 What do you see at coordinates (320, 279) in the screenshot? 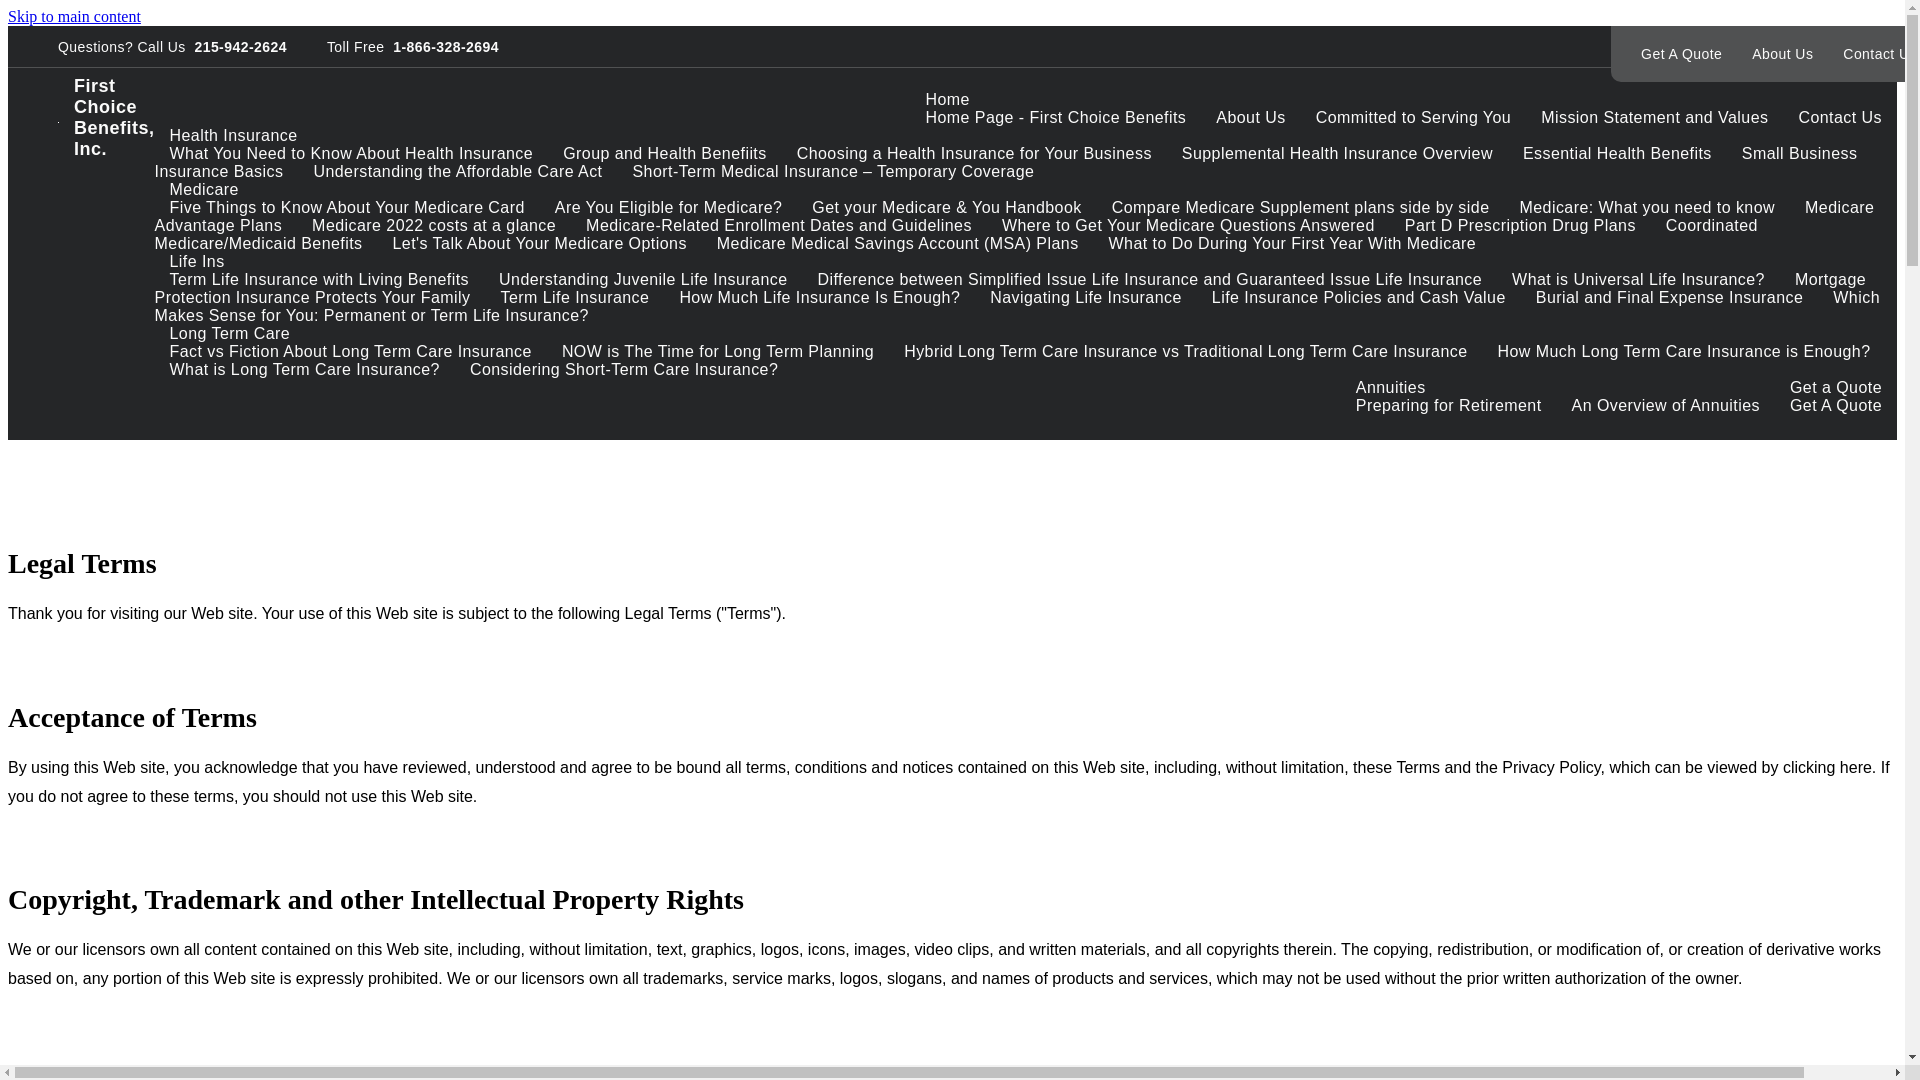
I see `'Term Life Insurance with Living Benefits'` at bounding box center [320, 279].